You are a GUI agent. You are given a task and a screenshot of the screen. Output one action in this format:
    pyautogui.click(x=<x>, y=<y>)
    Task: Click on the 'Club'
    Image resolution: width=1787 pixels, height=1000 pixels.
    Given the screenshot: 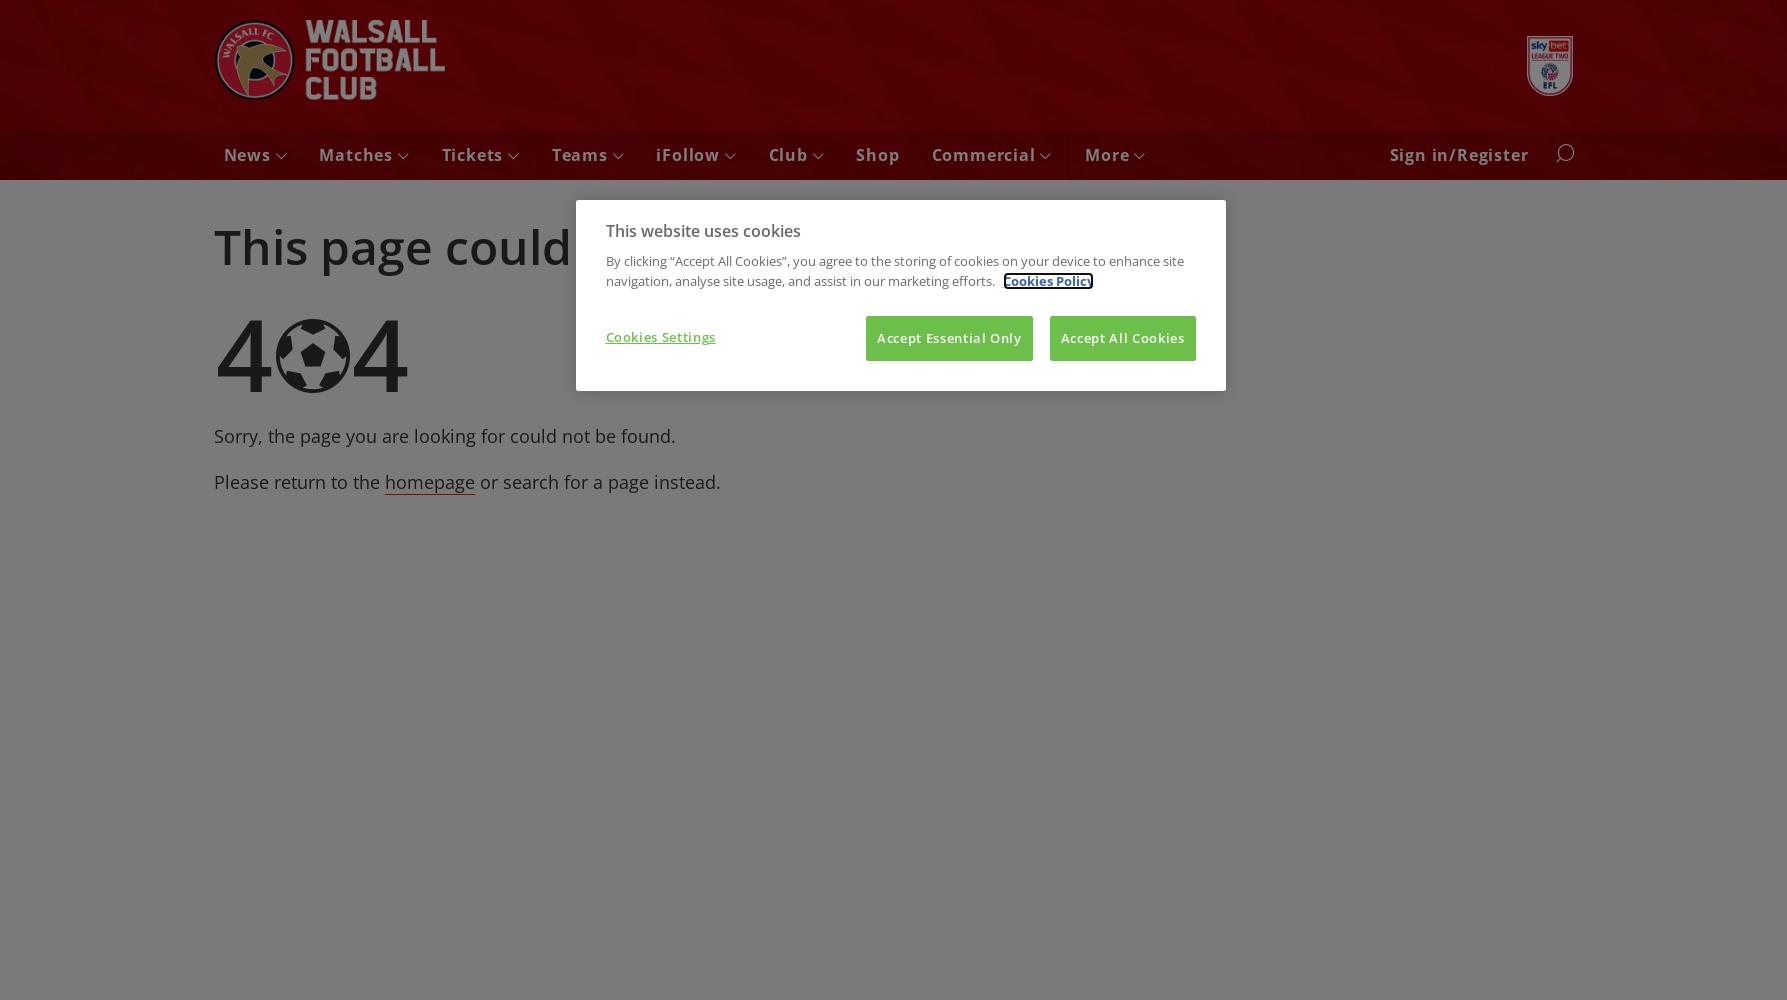 What is the action you would take?
    pyautogui.click(x=790, y=155)
    